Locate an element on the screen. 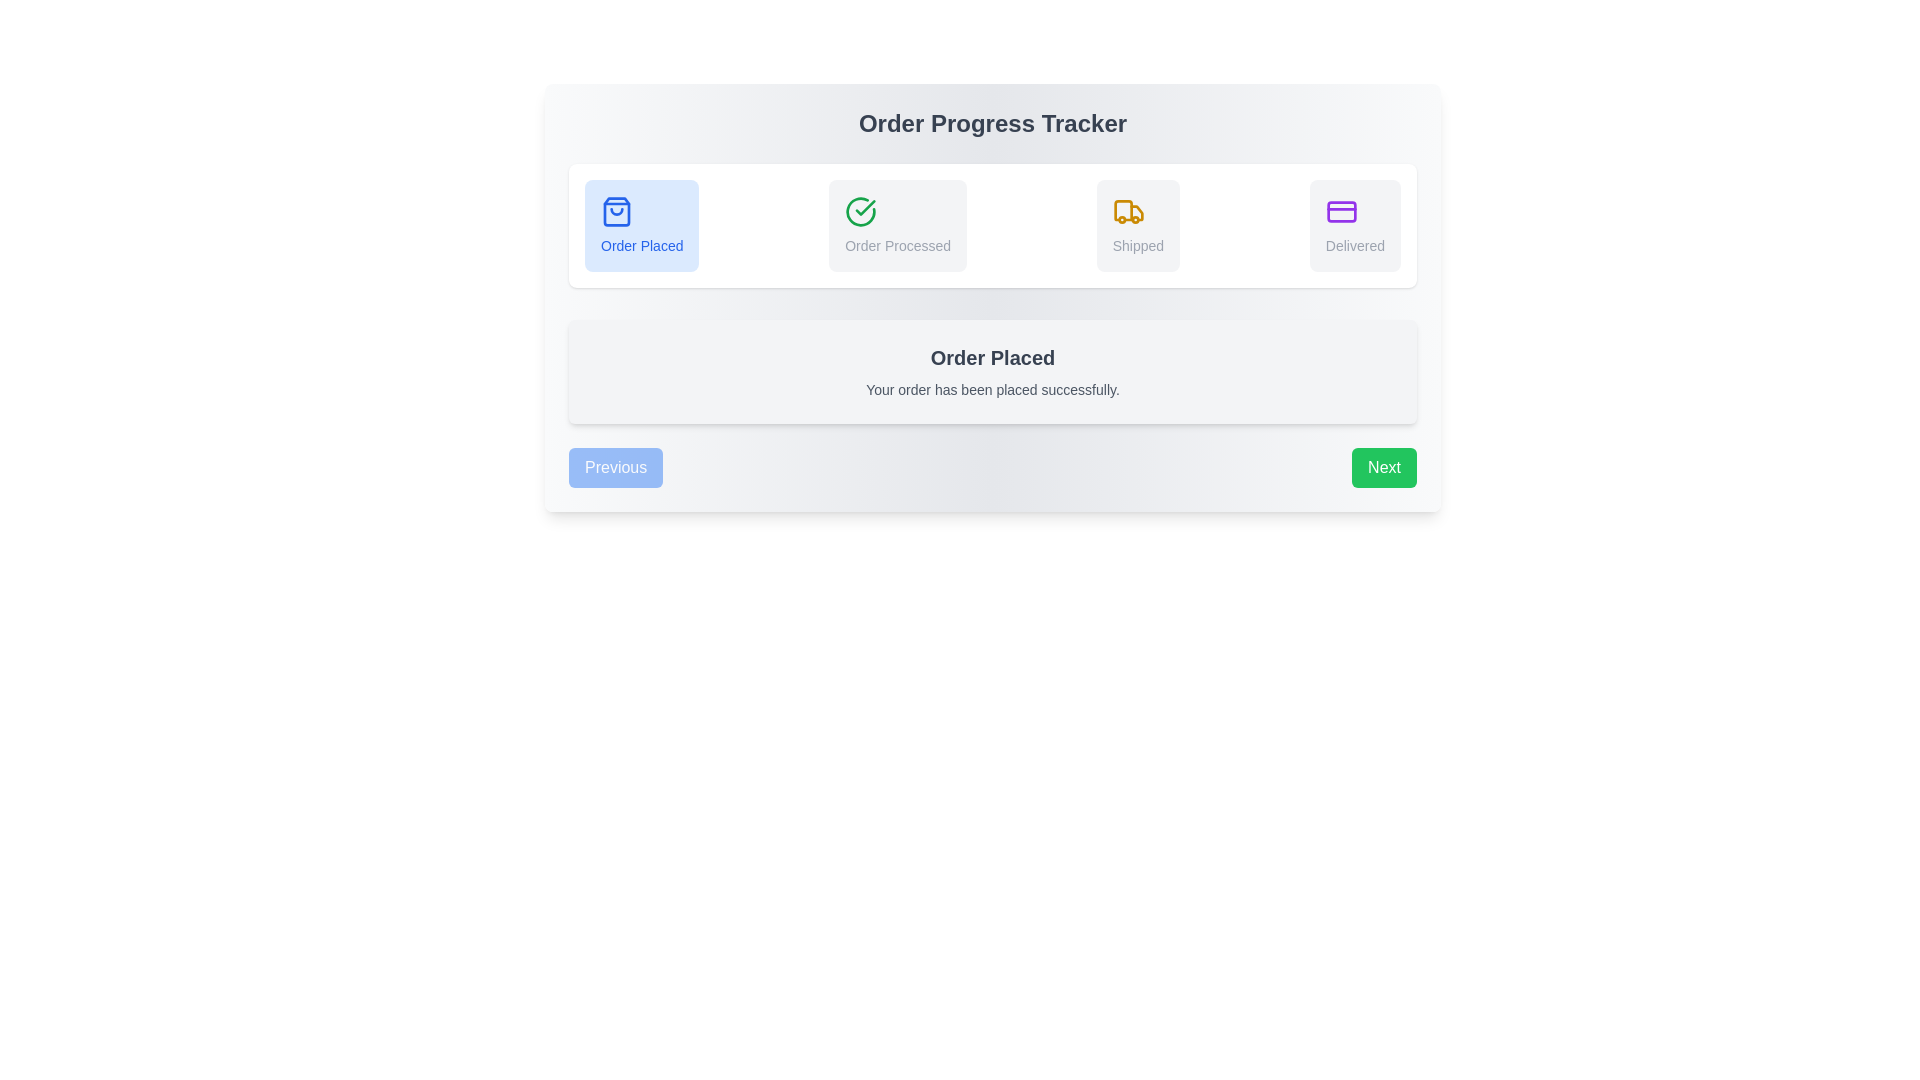 The height and width of the screenshot is (1080, 1920). the 'Shipped' status text label in the progress tracker is located at coordinates (1138, 245).